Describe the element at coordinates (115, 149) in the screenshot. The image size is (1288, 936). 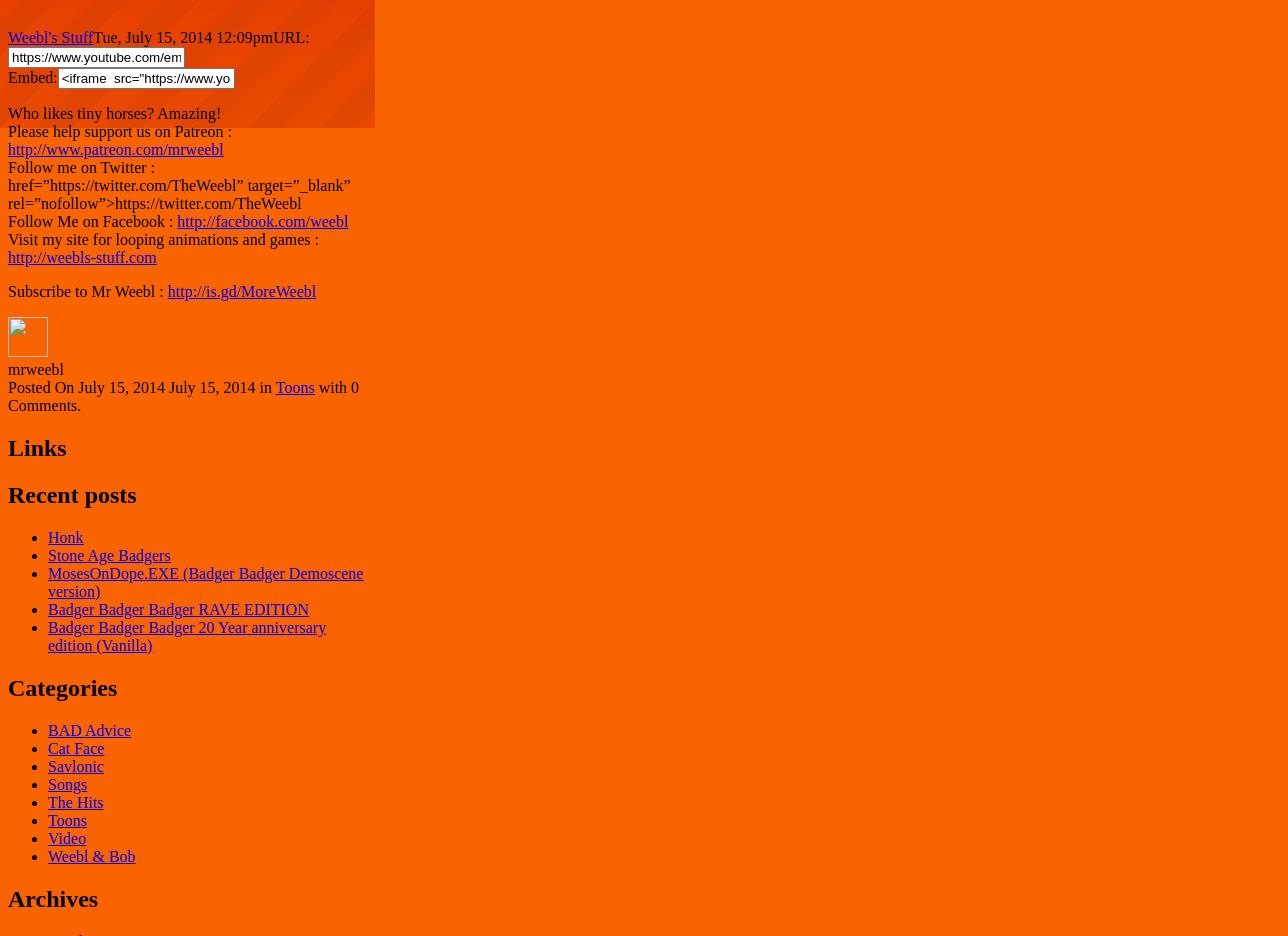
I see `'http://www.patreon.com/mrweebl'` at that location.